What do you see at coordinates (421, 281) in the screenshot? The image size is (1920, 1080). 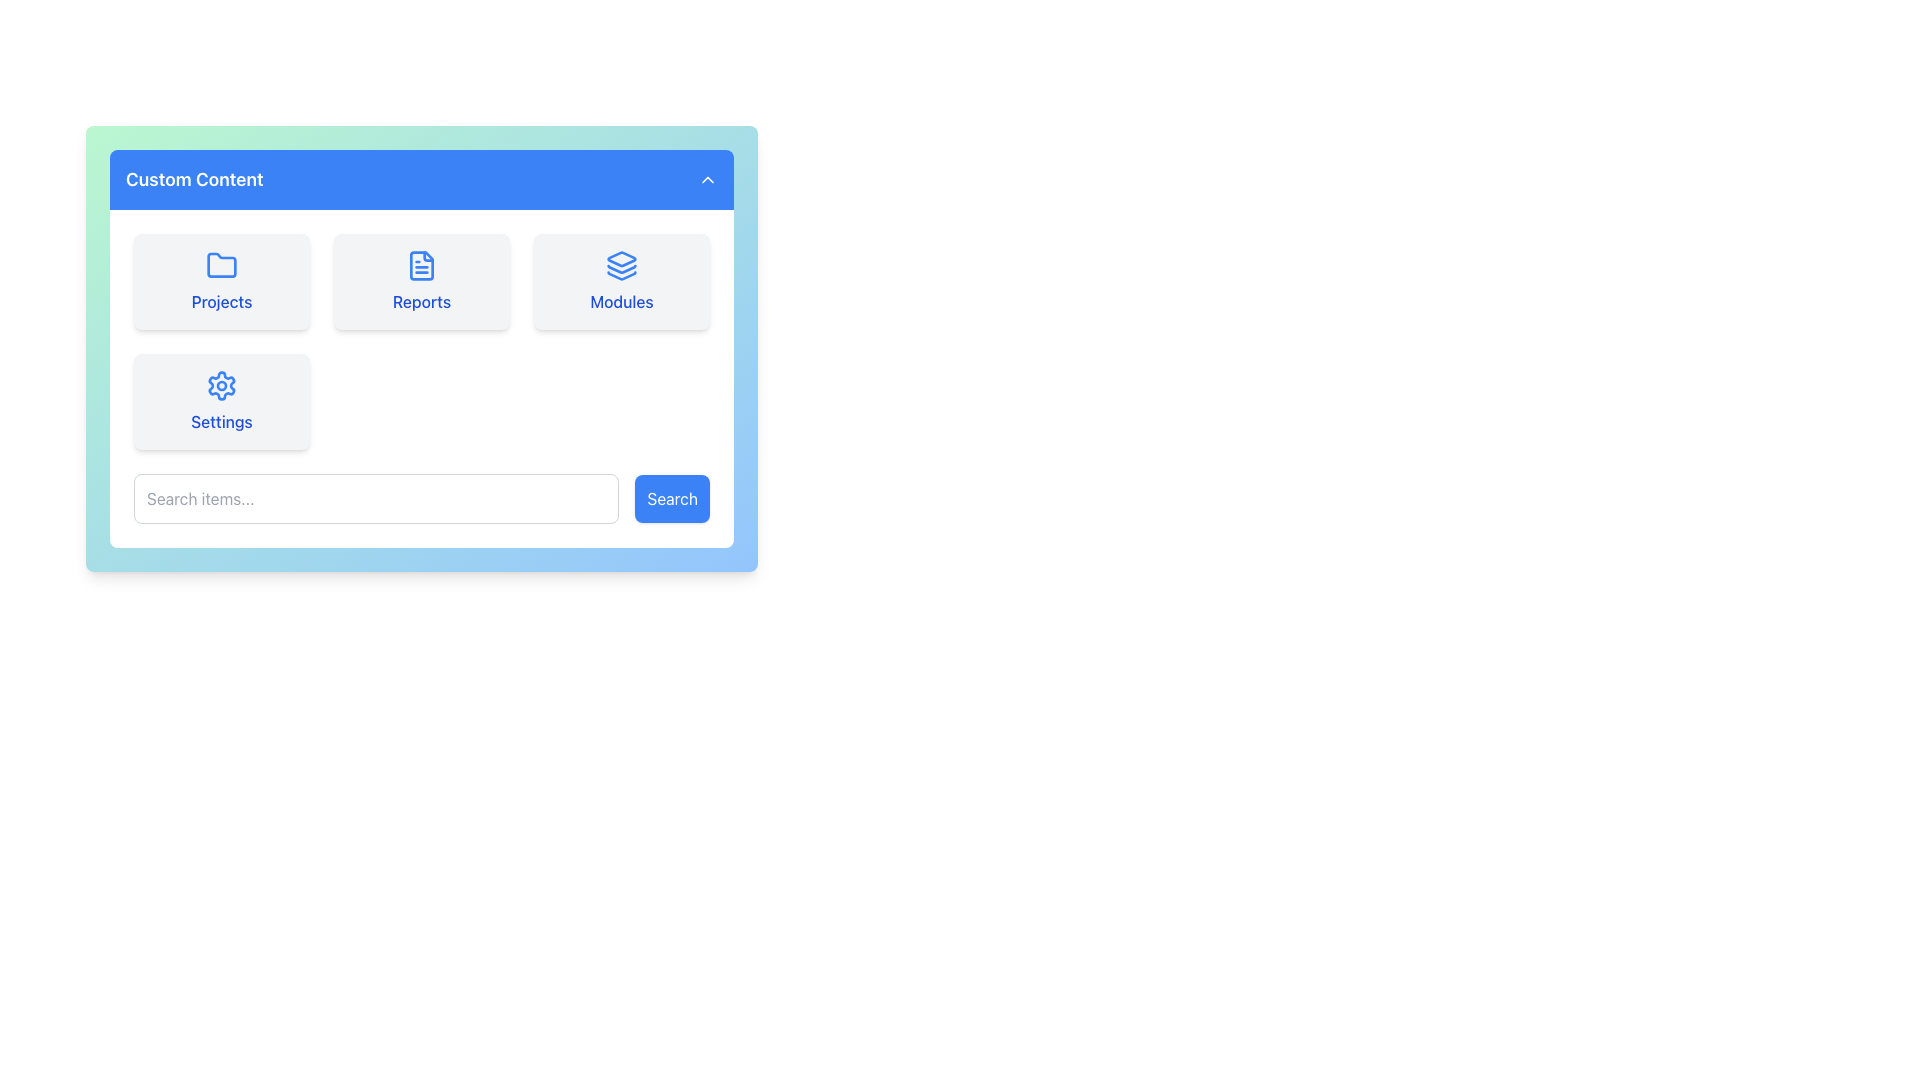 I see `the 'Reports' interactive card in the navigation grid to trigger hover effects, such as background color change` at bounding box center [421, 281].